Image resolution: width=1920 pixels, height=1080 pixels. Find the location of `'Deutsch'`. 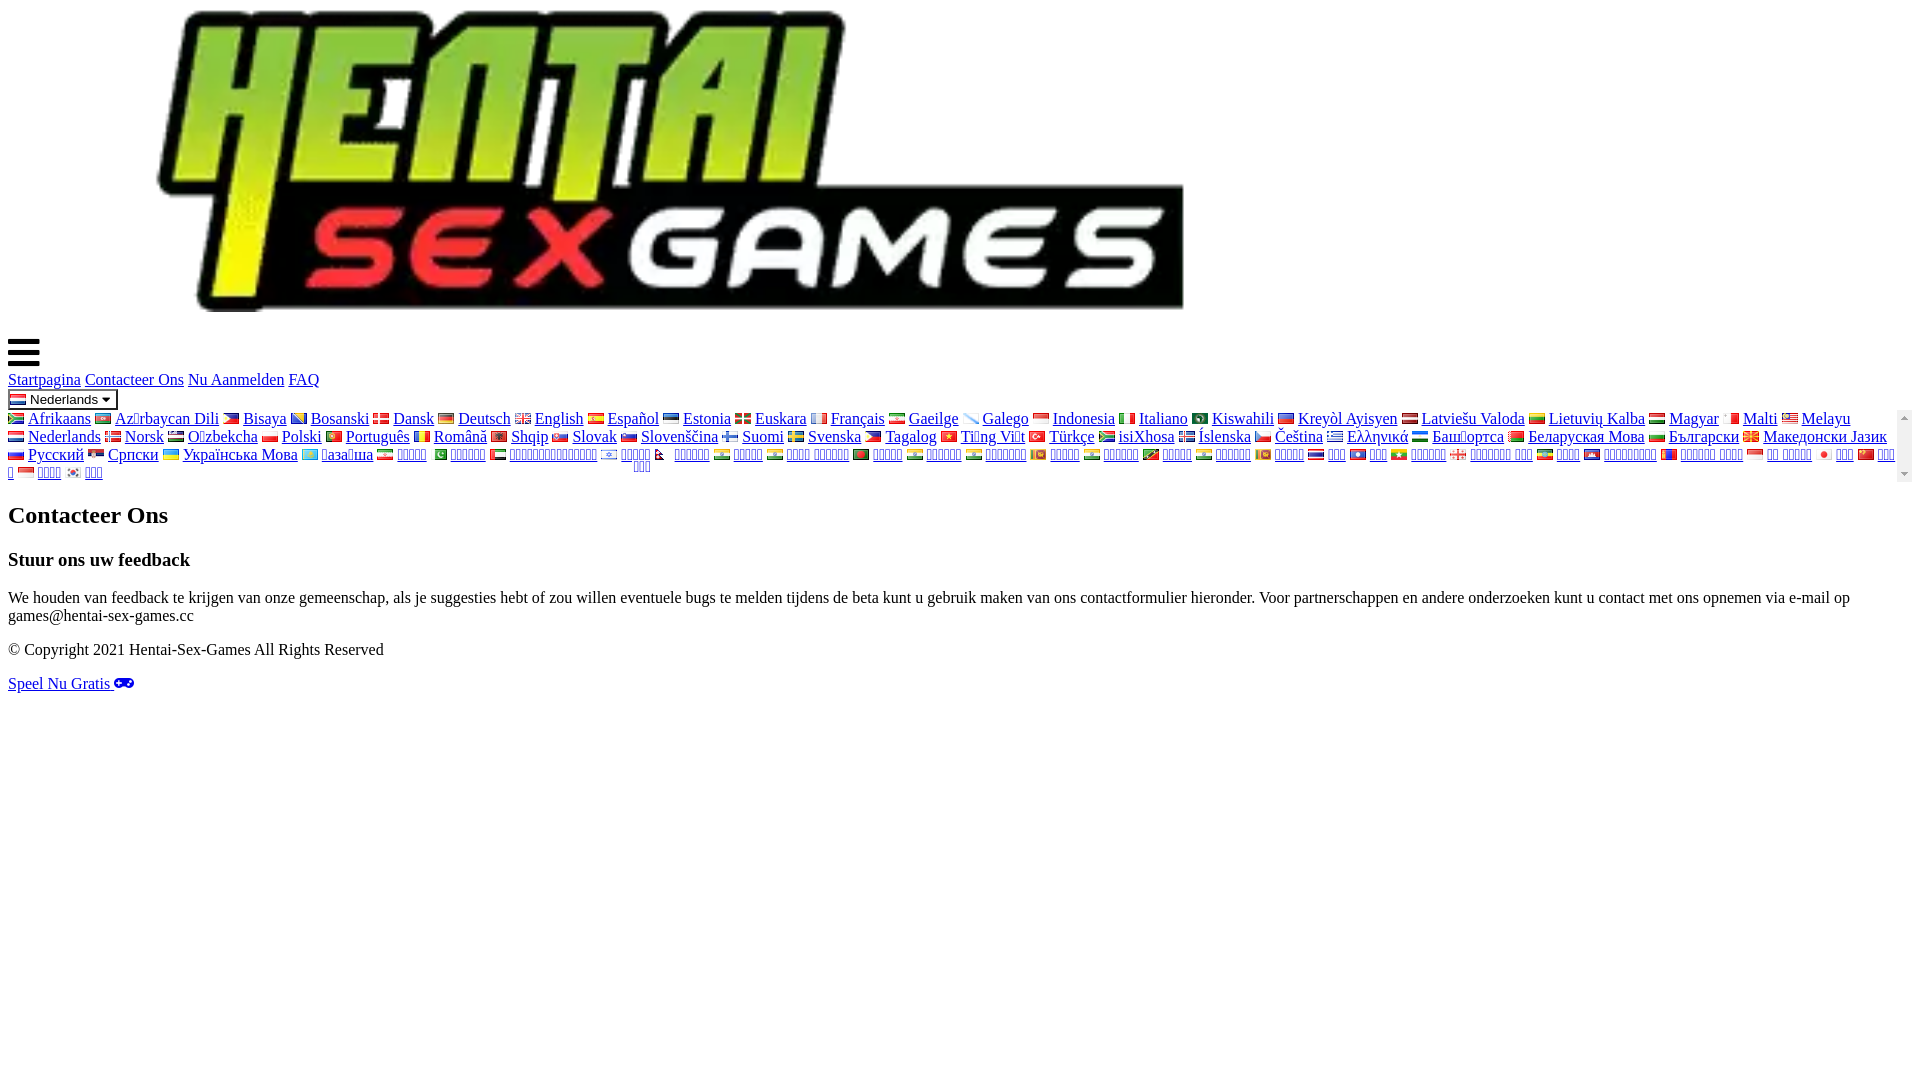

'Deutsch' is located at coordinates (473, 417).